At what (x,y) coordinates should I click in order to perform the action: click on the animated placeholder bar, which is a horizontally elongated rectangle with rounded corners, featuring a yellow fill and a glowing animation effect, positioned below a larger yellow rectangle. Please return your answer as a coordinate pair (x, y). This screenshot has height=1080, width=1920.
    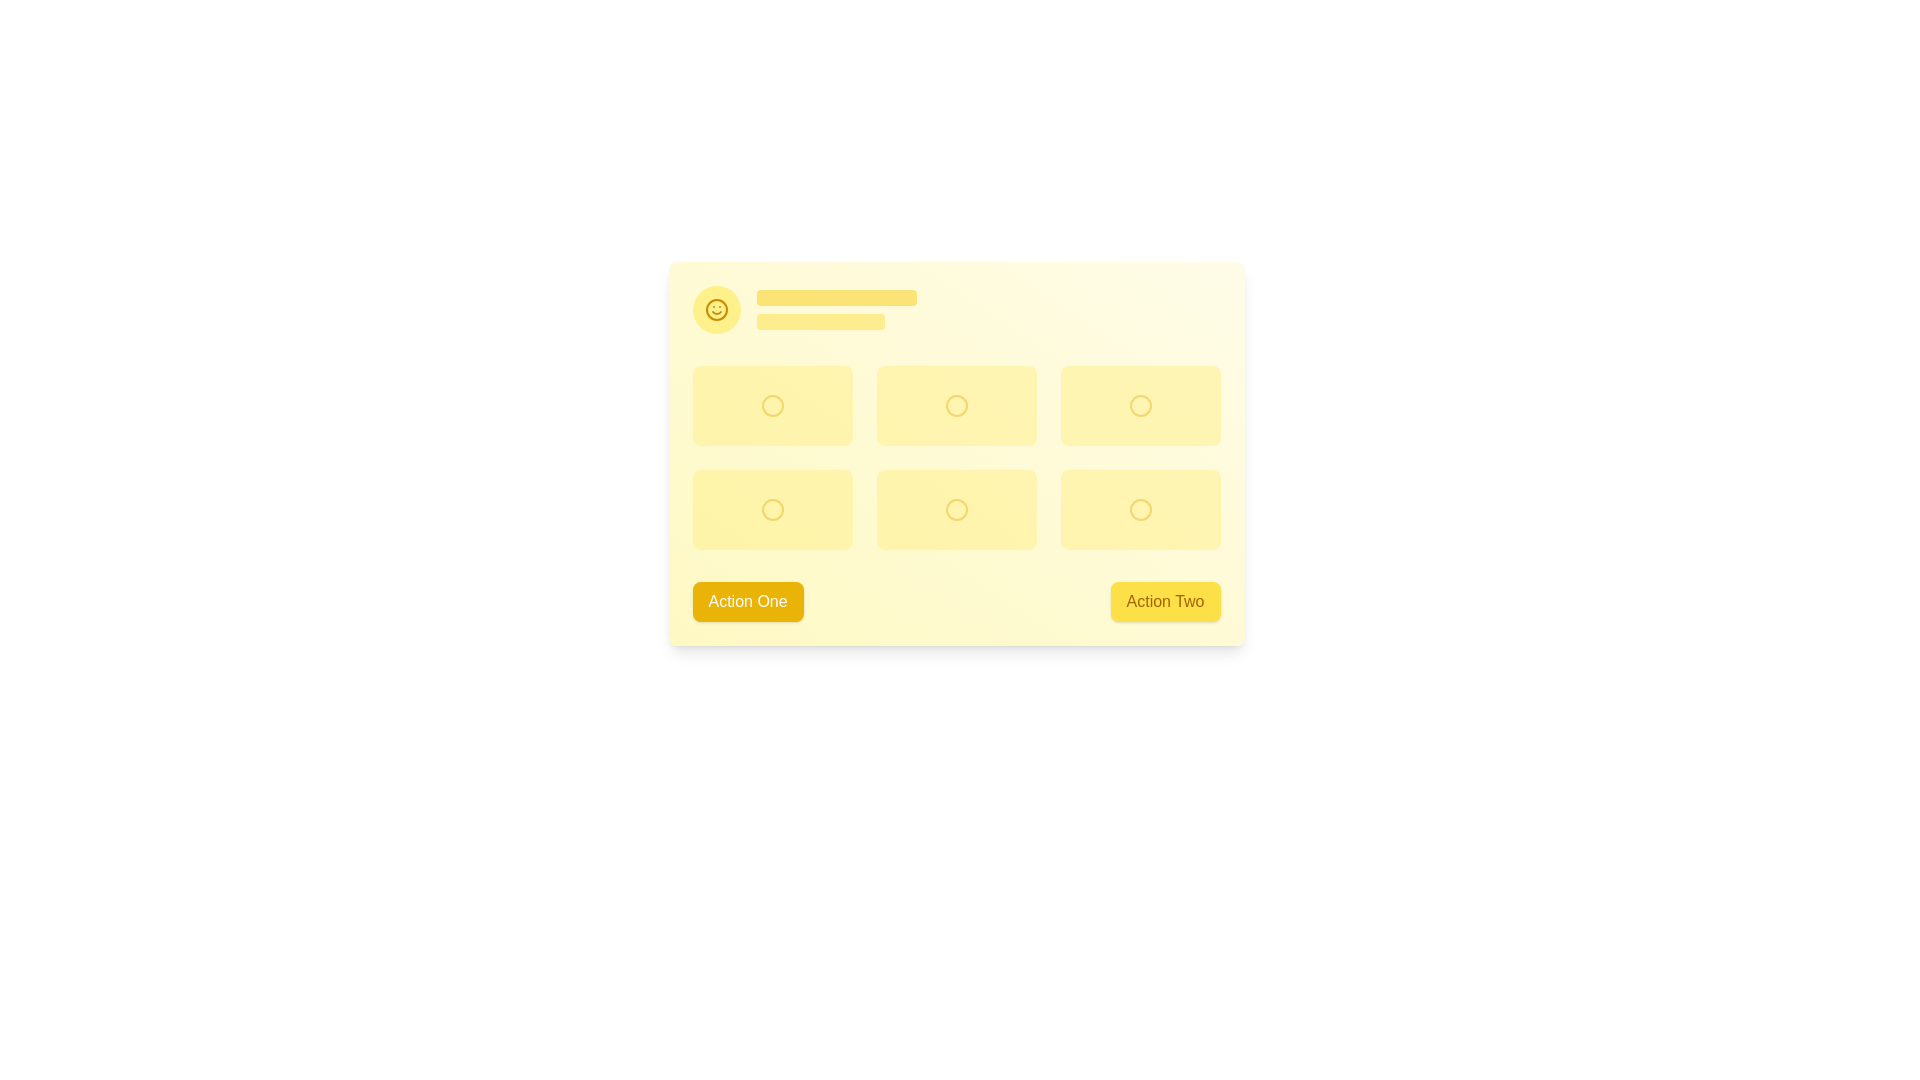
    Looking at the image, I should click on (820, 320).